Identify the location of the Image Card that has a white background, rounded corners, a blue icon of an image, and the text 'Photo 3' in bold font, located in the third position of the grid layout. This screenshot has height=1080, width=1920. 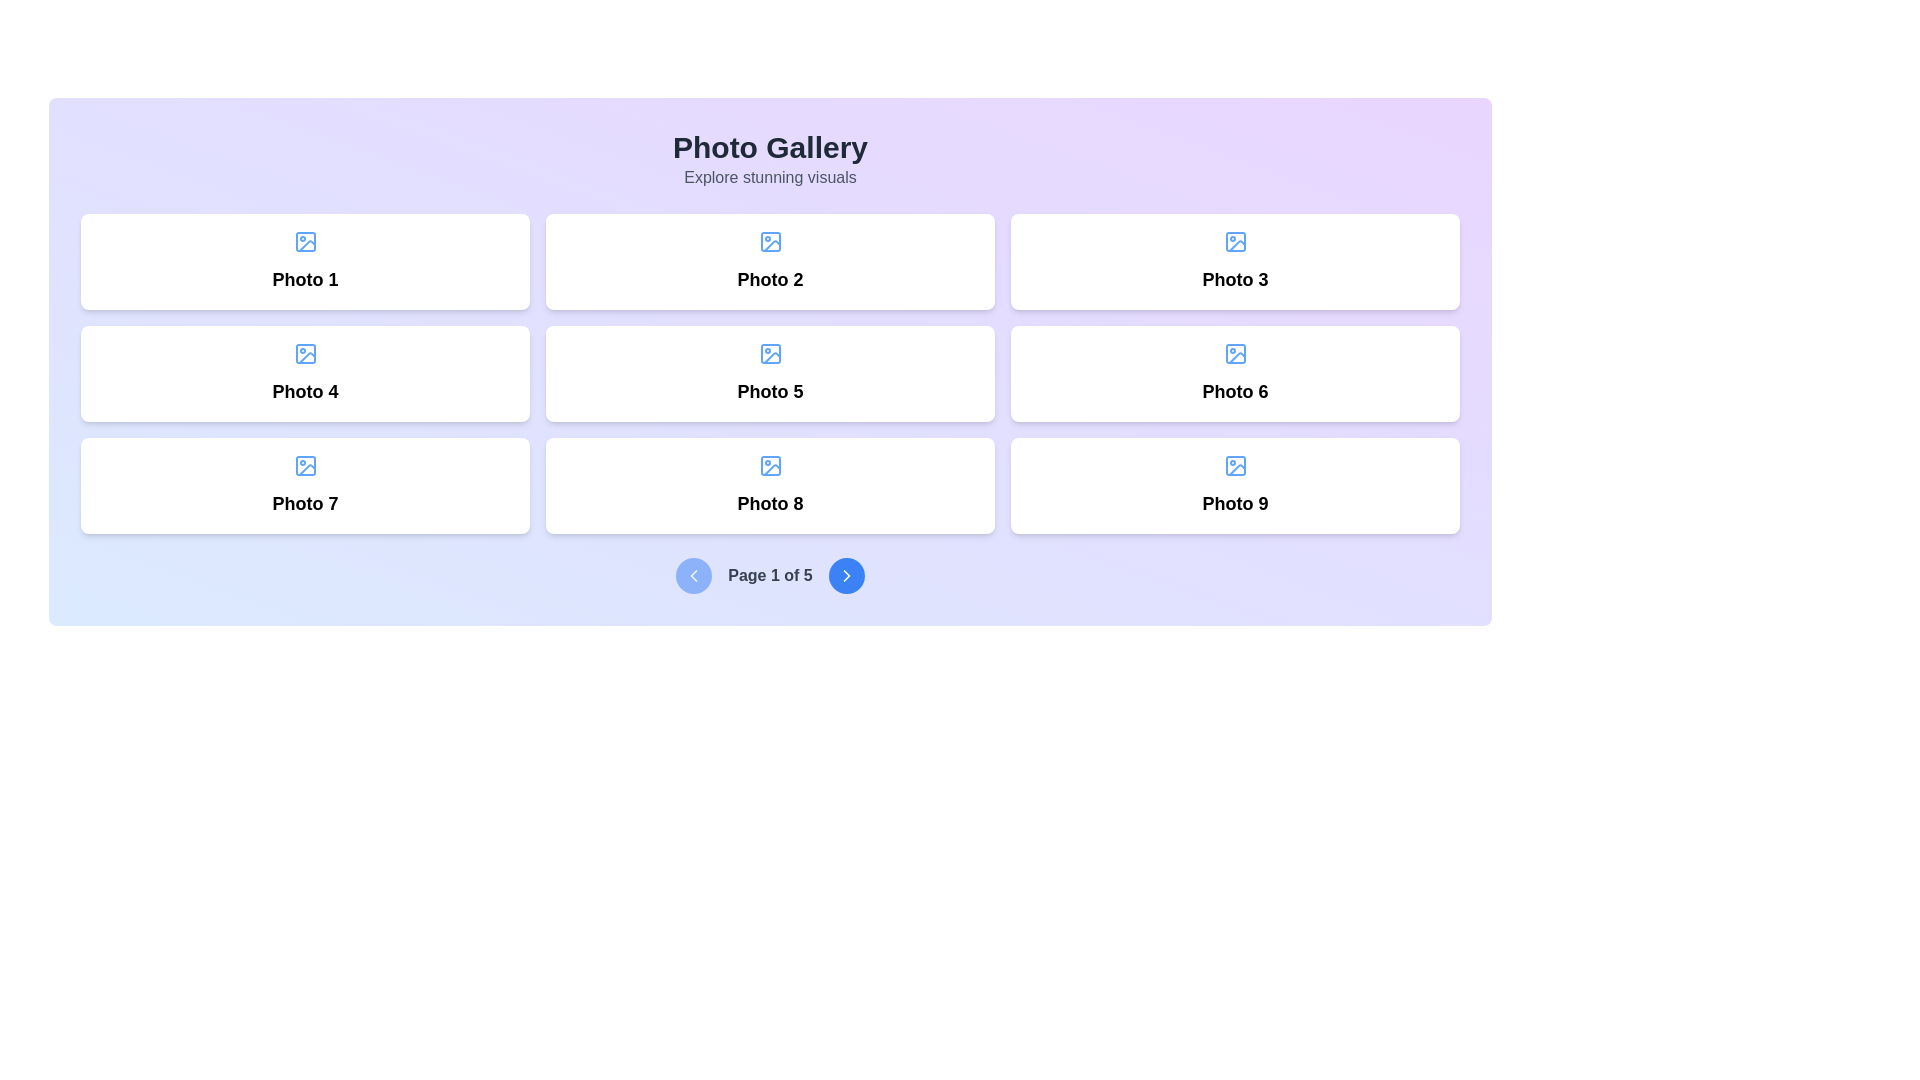
(1234, 261).